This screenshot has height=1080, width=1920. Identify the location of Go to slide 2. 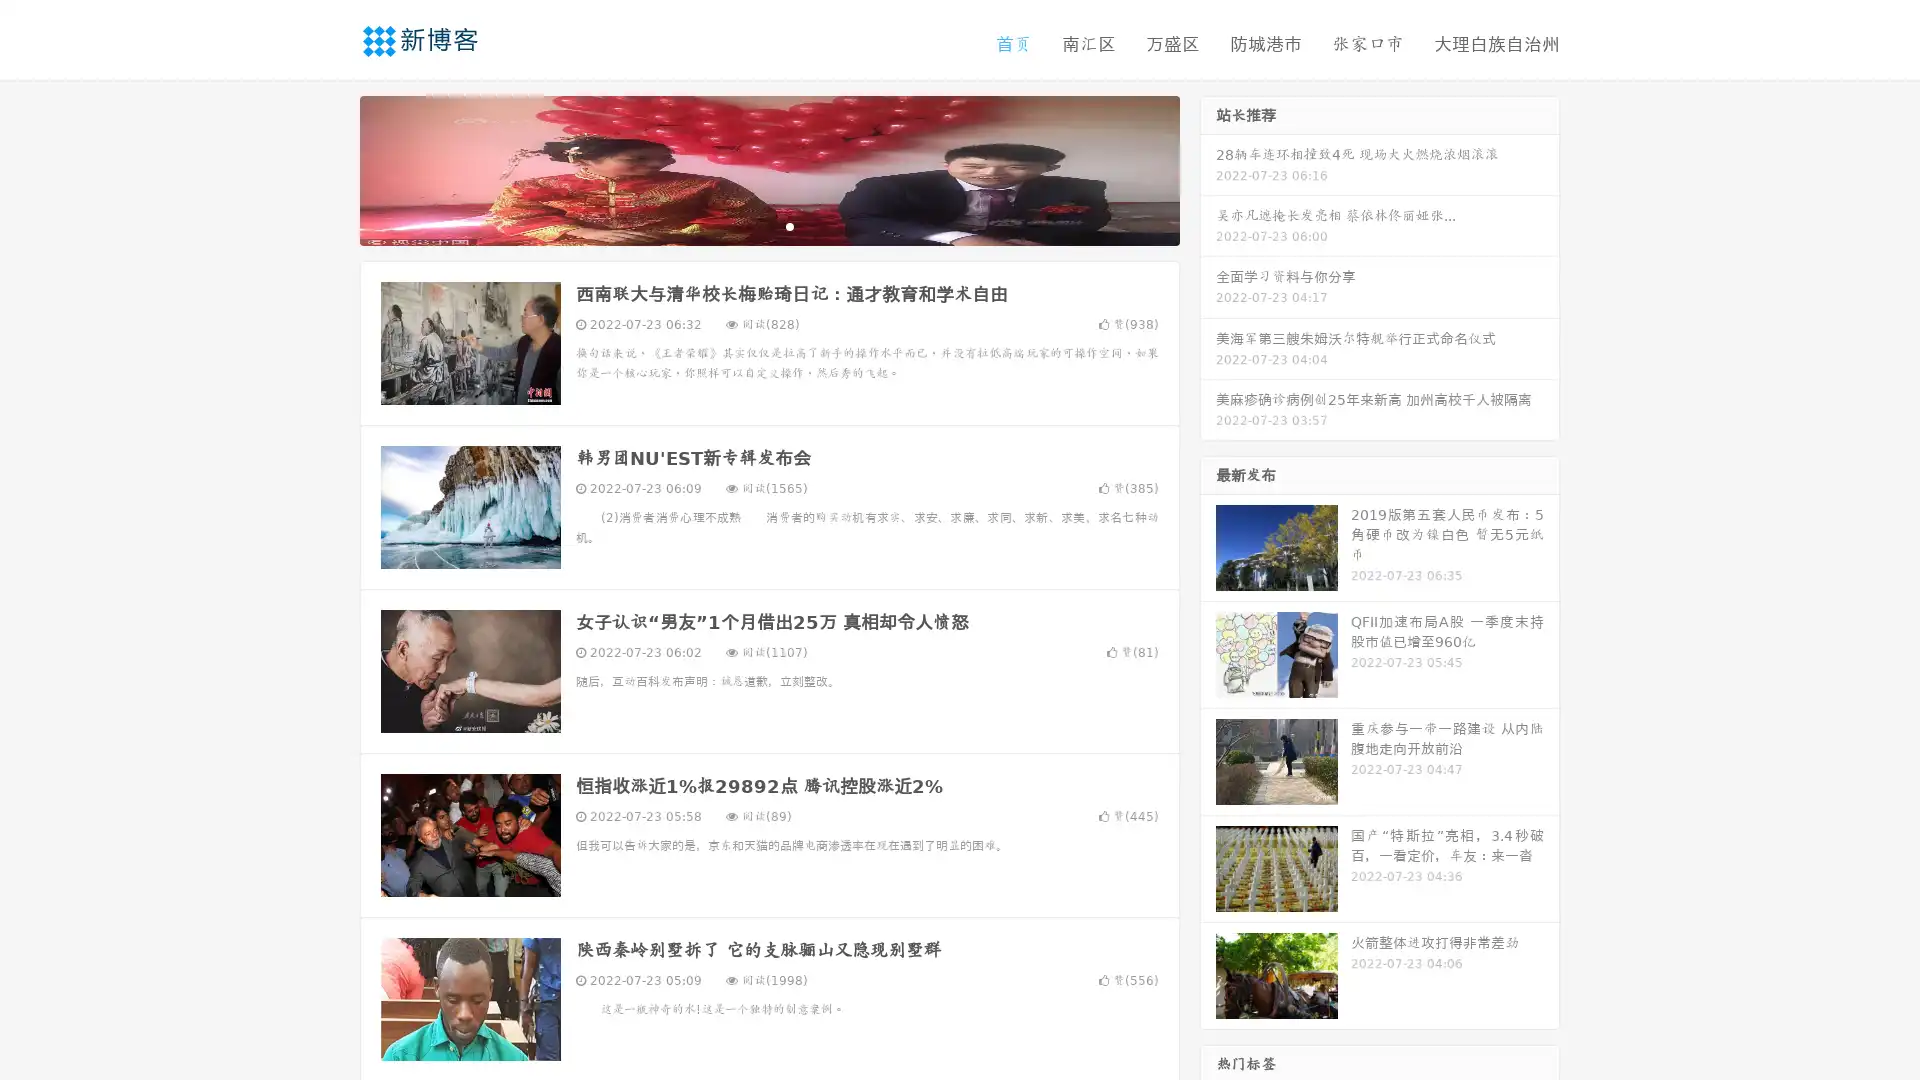
(768, 225).